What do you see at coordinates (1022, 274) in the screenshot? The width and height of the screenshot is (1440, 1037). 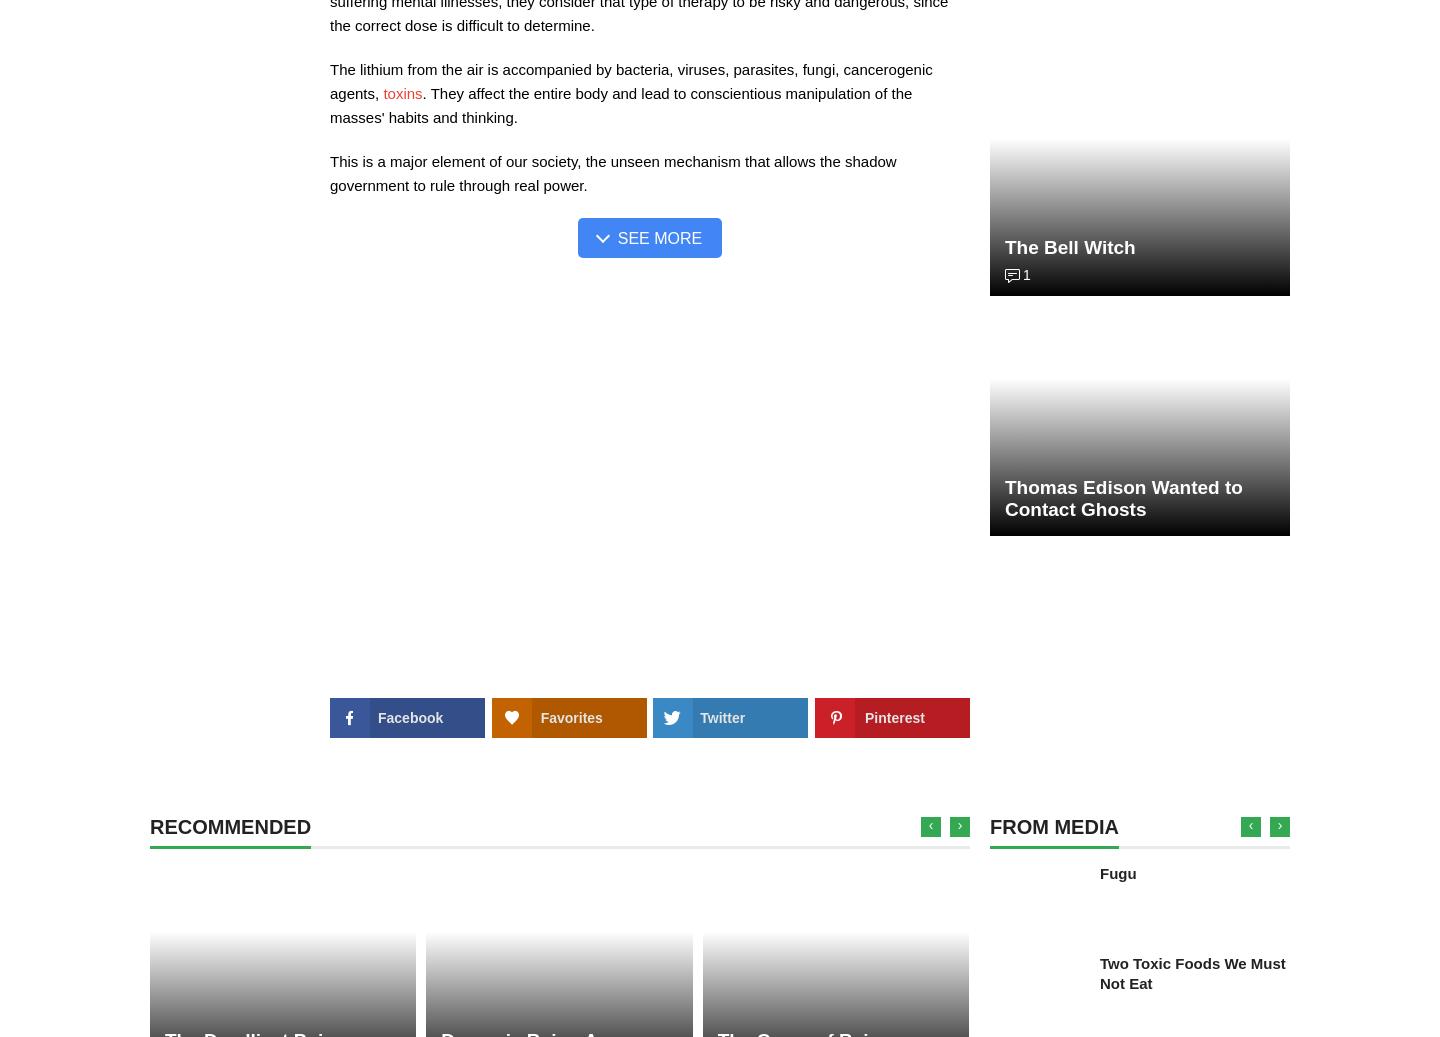 I see `'1'` at bounding box center [1022, 274].